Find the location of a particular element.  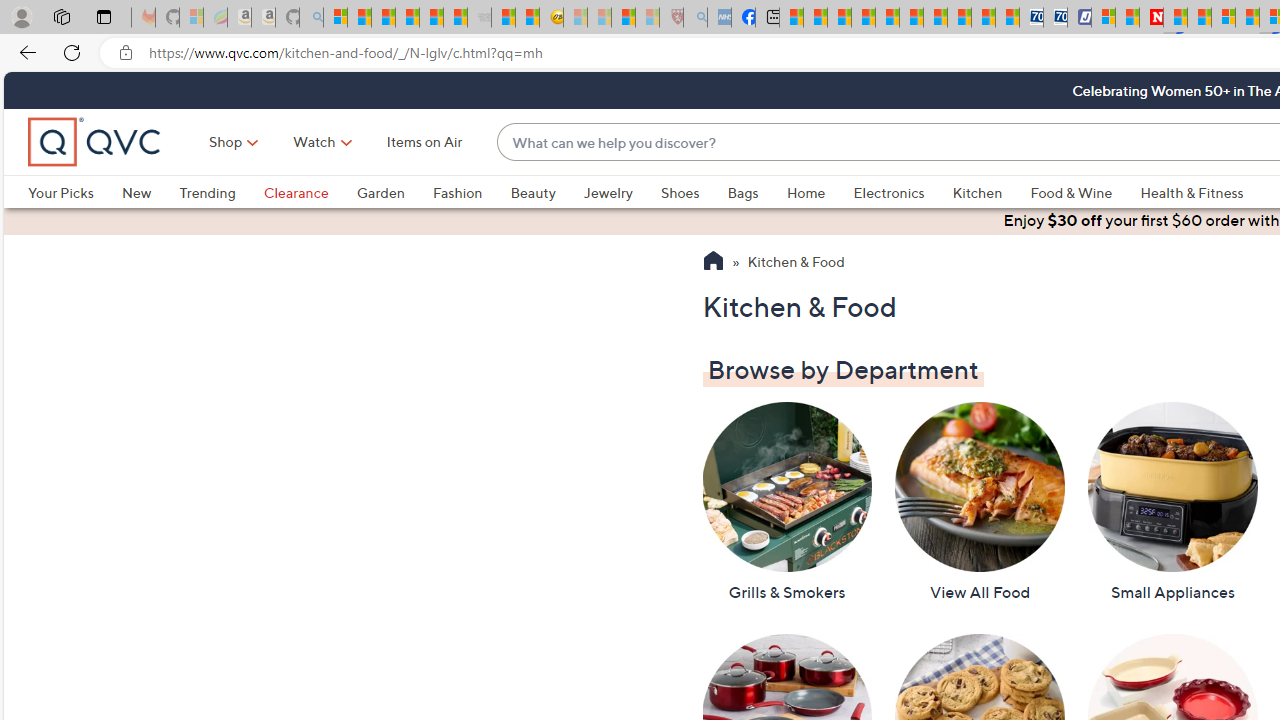

'Kitchen' is located at coordinates (977, 192).